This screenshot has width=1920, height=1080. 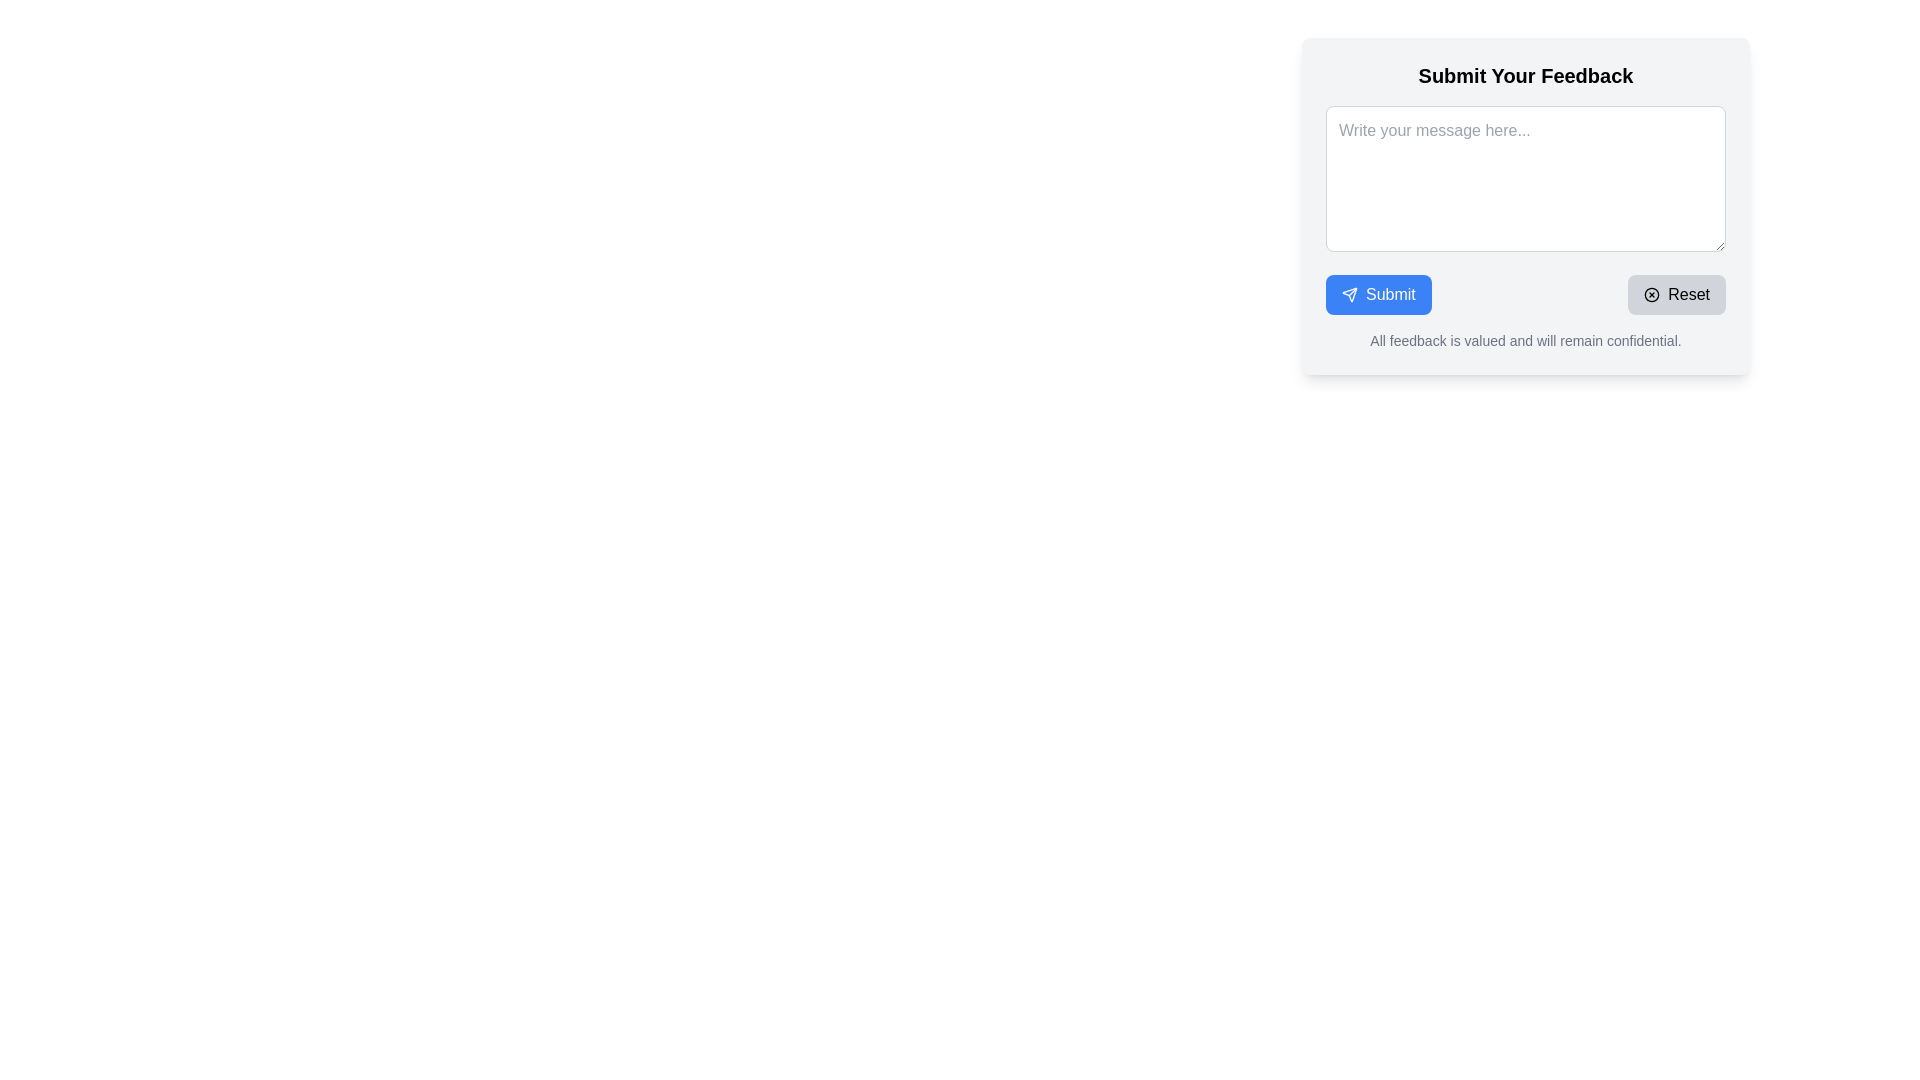 I want to click on the outermost circular part of the icon representing an action or state, located near the bottom right of the 'Submit Your Feedback' form, adjacent to the 'Reset' button, so click(x=1652, y=294).